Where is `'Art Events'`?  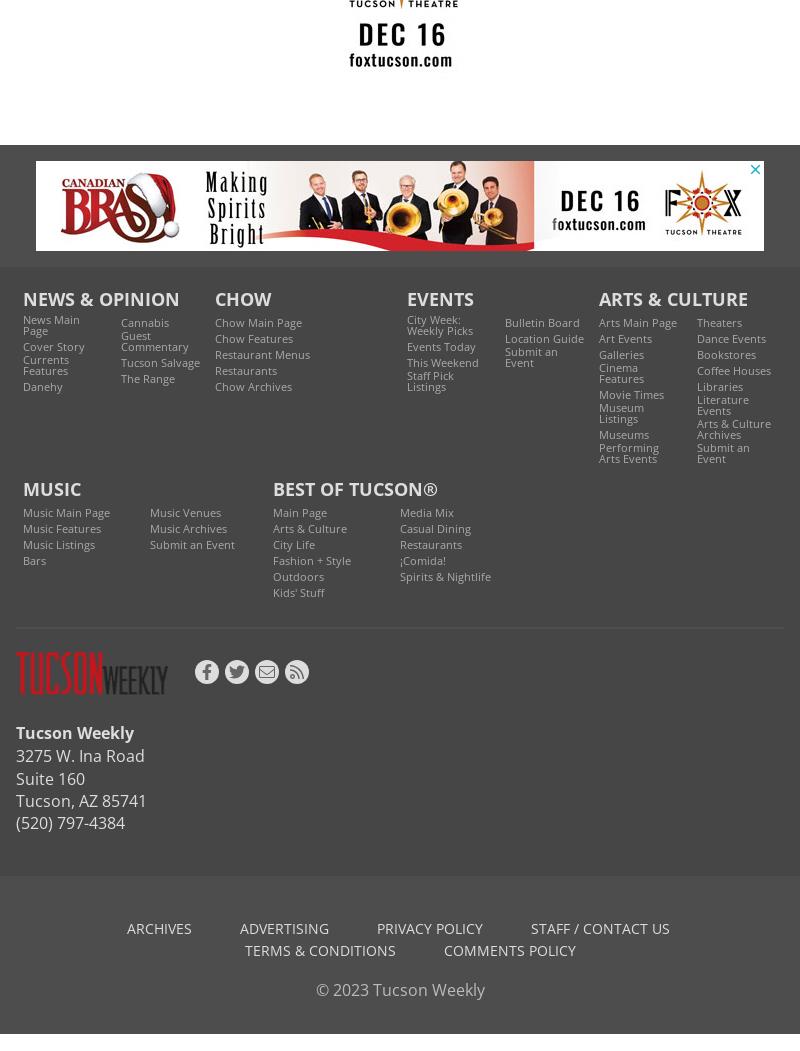 'Art Events' is located at coordinates (598, 338).